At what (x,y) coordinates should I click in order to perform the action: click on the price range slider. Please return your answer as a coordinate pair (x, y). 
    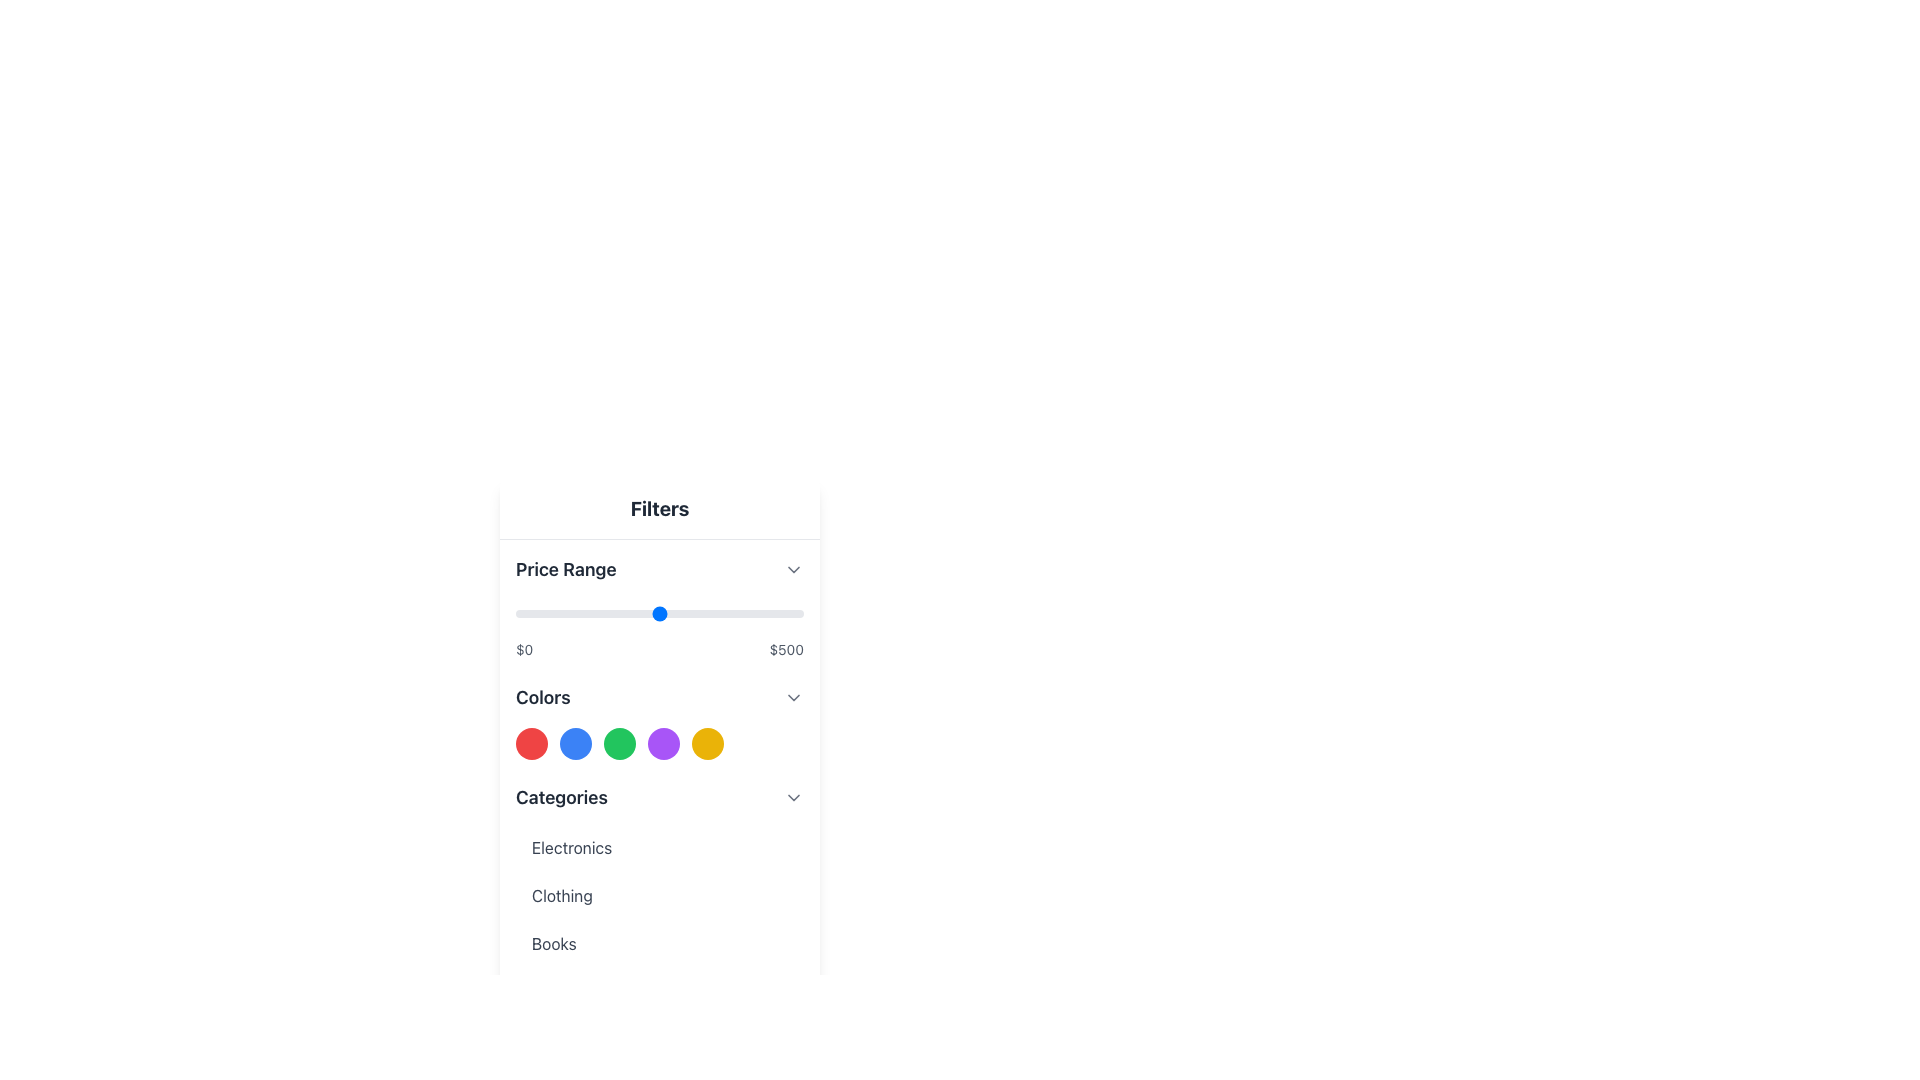
    Looking at the image, I should click on (787, 612).